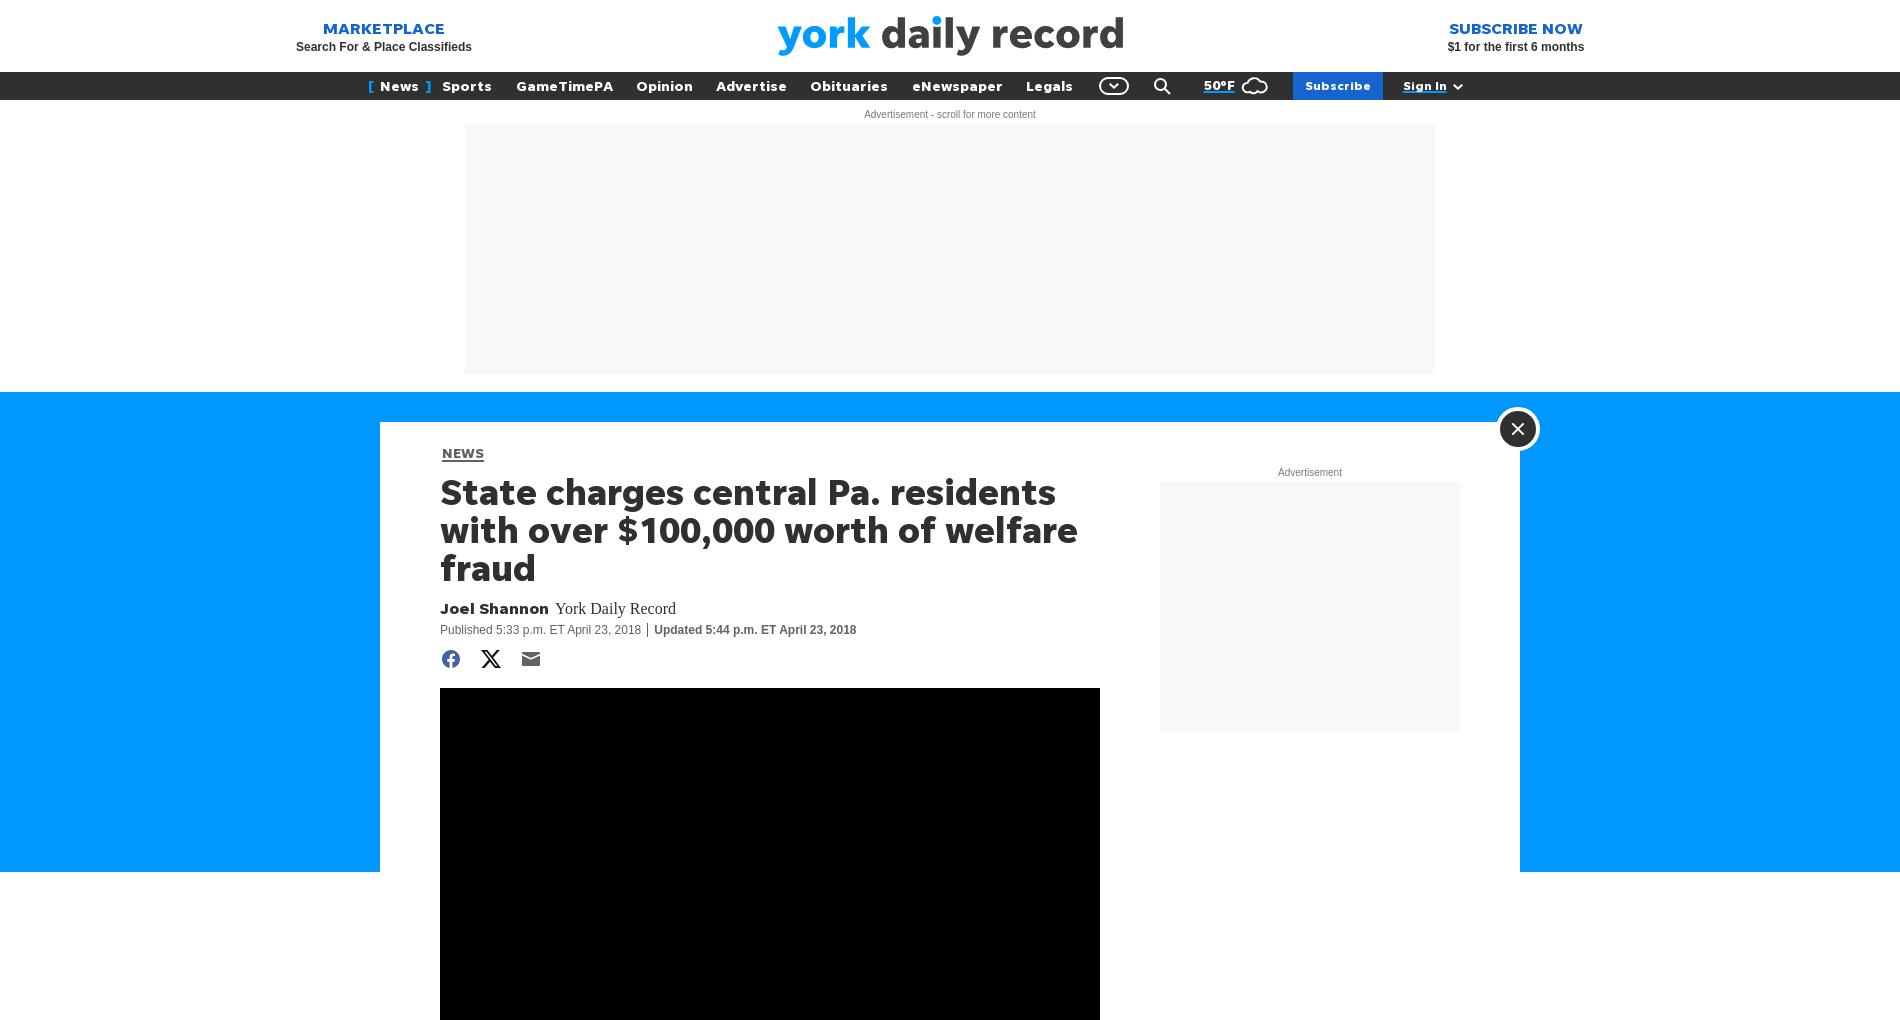 The image size is (1900, 1020). Describe the element at coordinates (615, 607) in the screenshot. I see `'York Daily Record'` at that location.